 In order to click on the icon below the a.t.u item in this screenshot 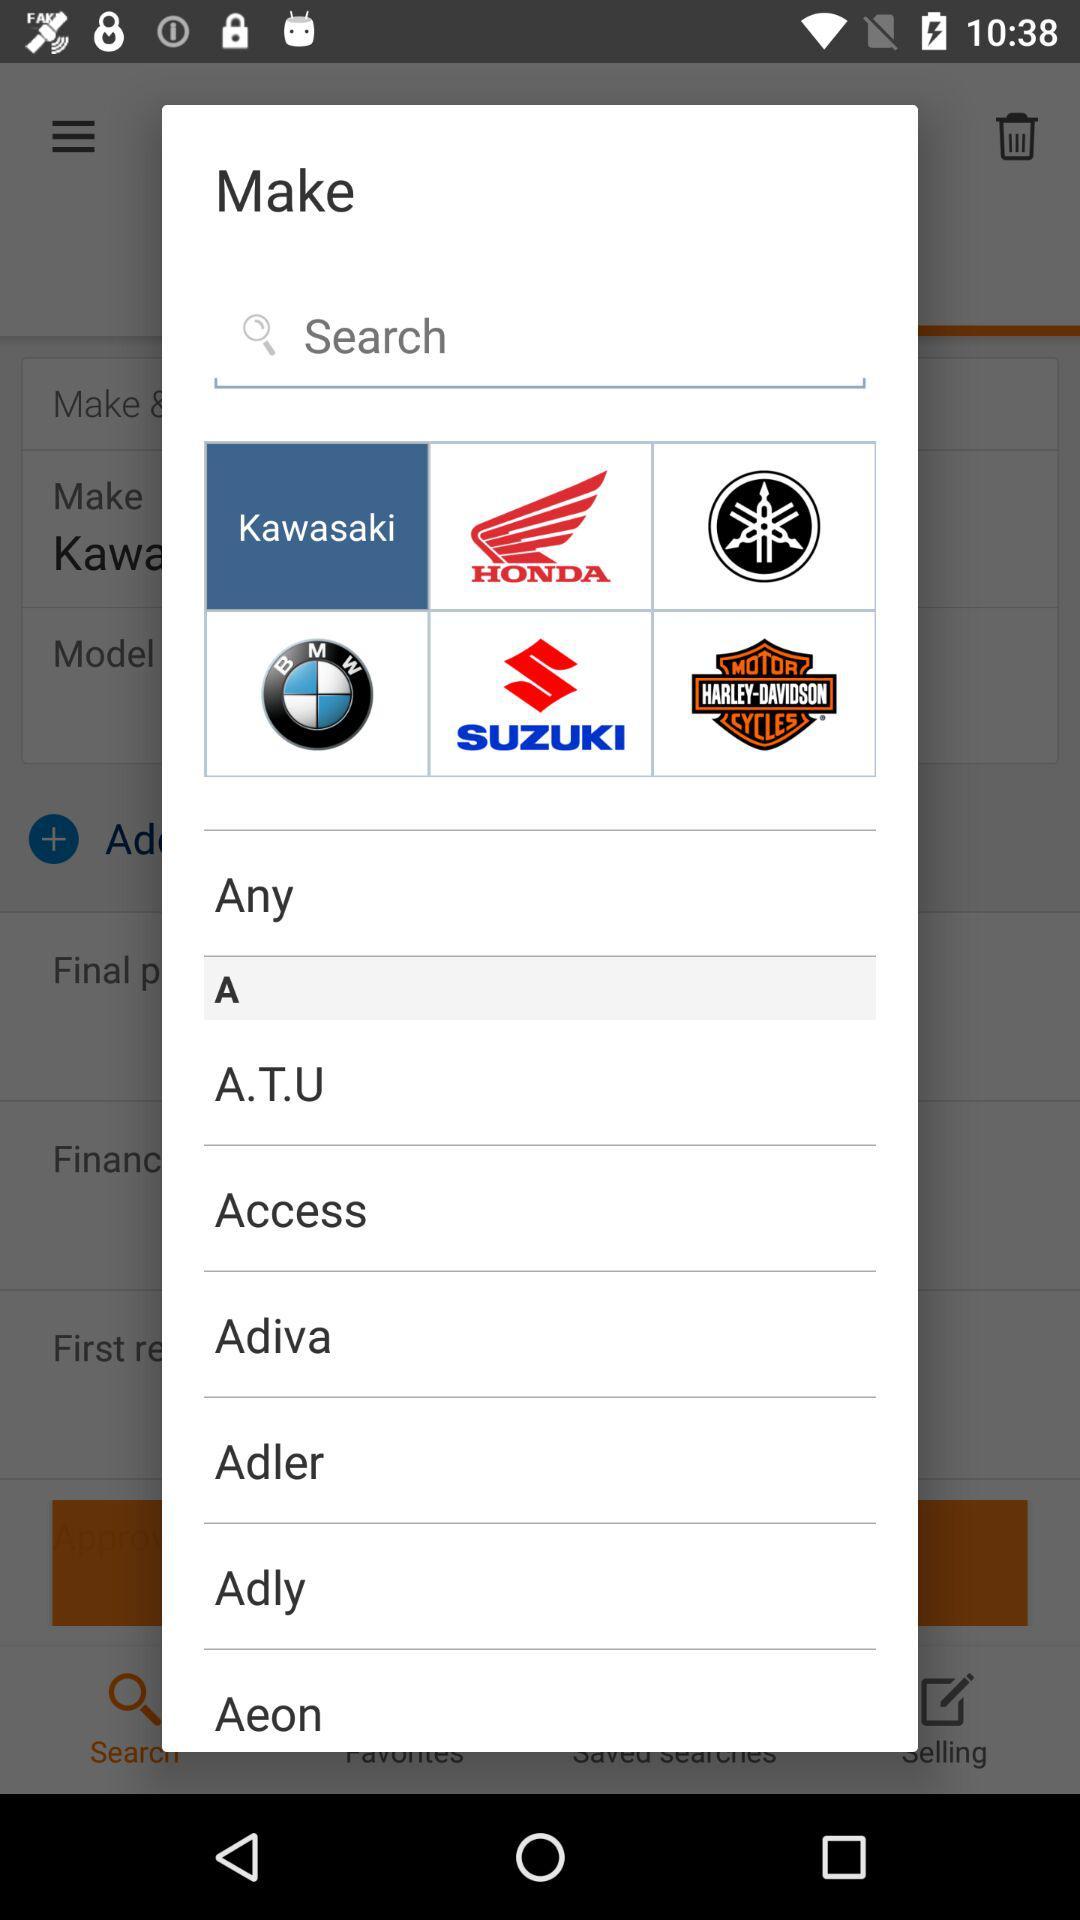, I will do `click(540, 1208)`.